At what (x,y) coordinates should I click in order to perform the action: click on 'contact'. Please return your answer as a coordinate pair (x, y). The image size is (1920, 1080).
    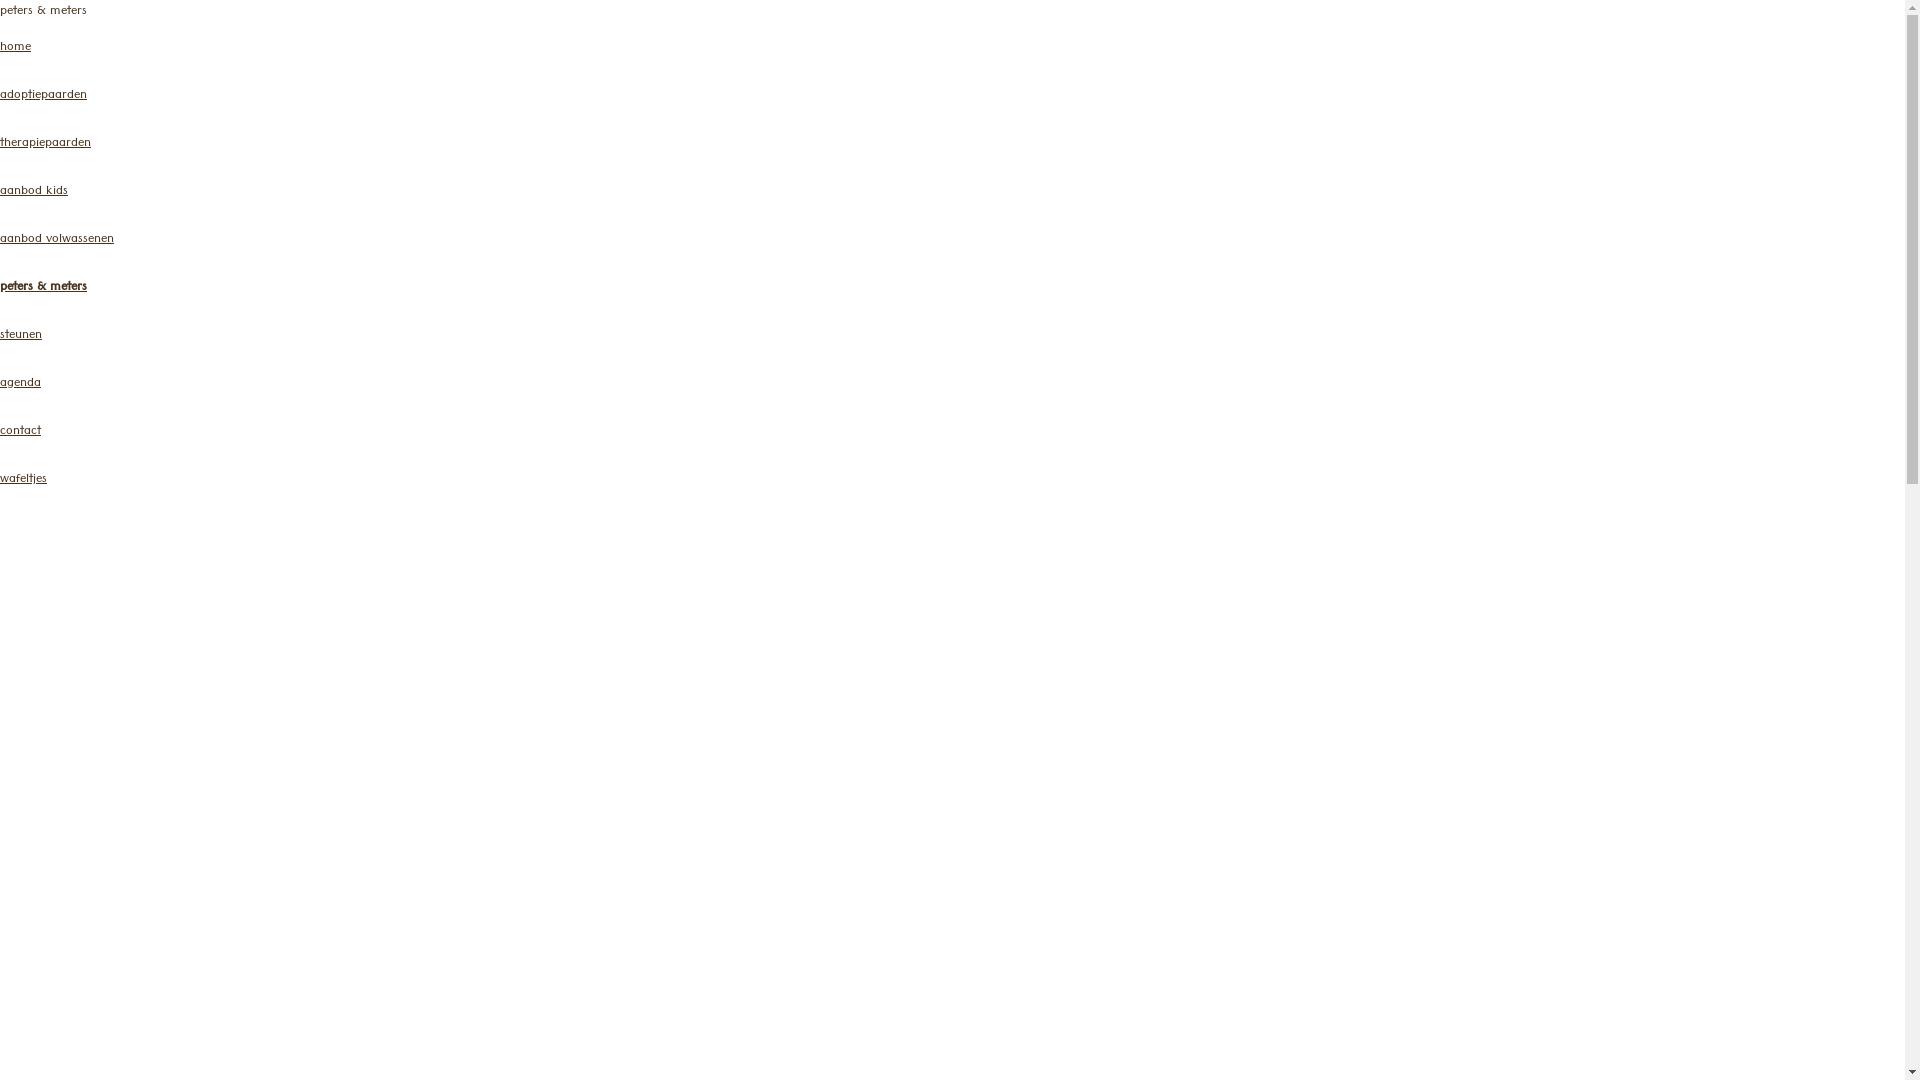
    Looking at the image, I should click on (0, 431).